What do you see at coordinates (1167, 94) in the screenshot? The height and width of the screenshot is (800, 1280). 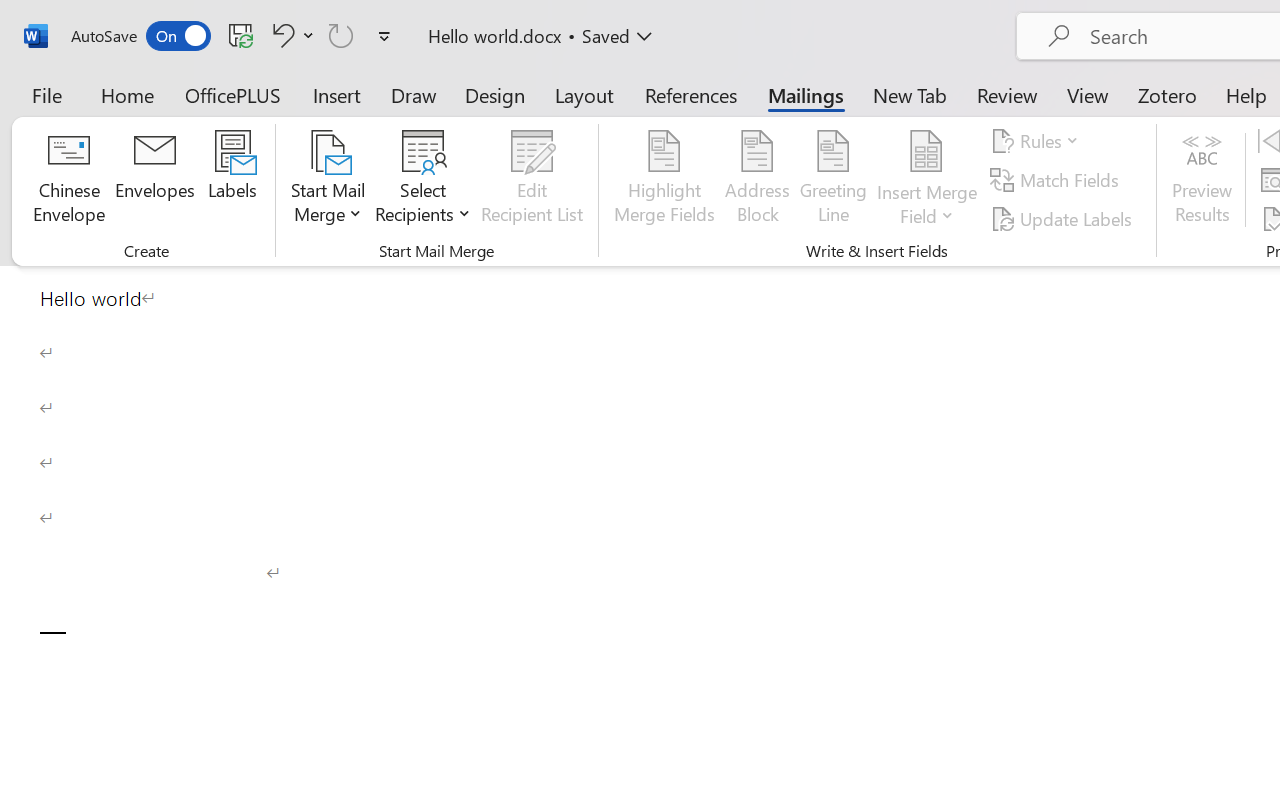 I see `'Zotero'` at bounding box center [1167, 94].